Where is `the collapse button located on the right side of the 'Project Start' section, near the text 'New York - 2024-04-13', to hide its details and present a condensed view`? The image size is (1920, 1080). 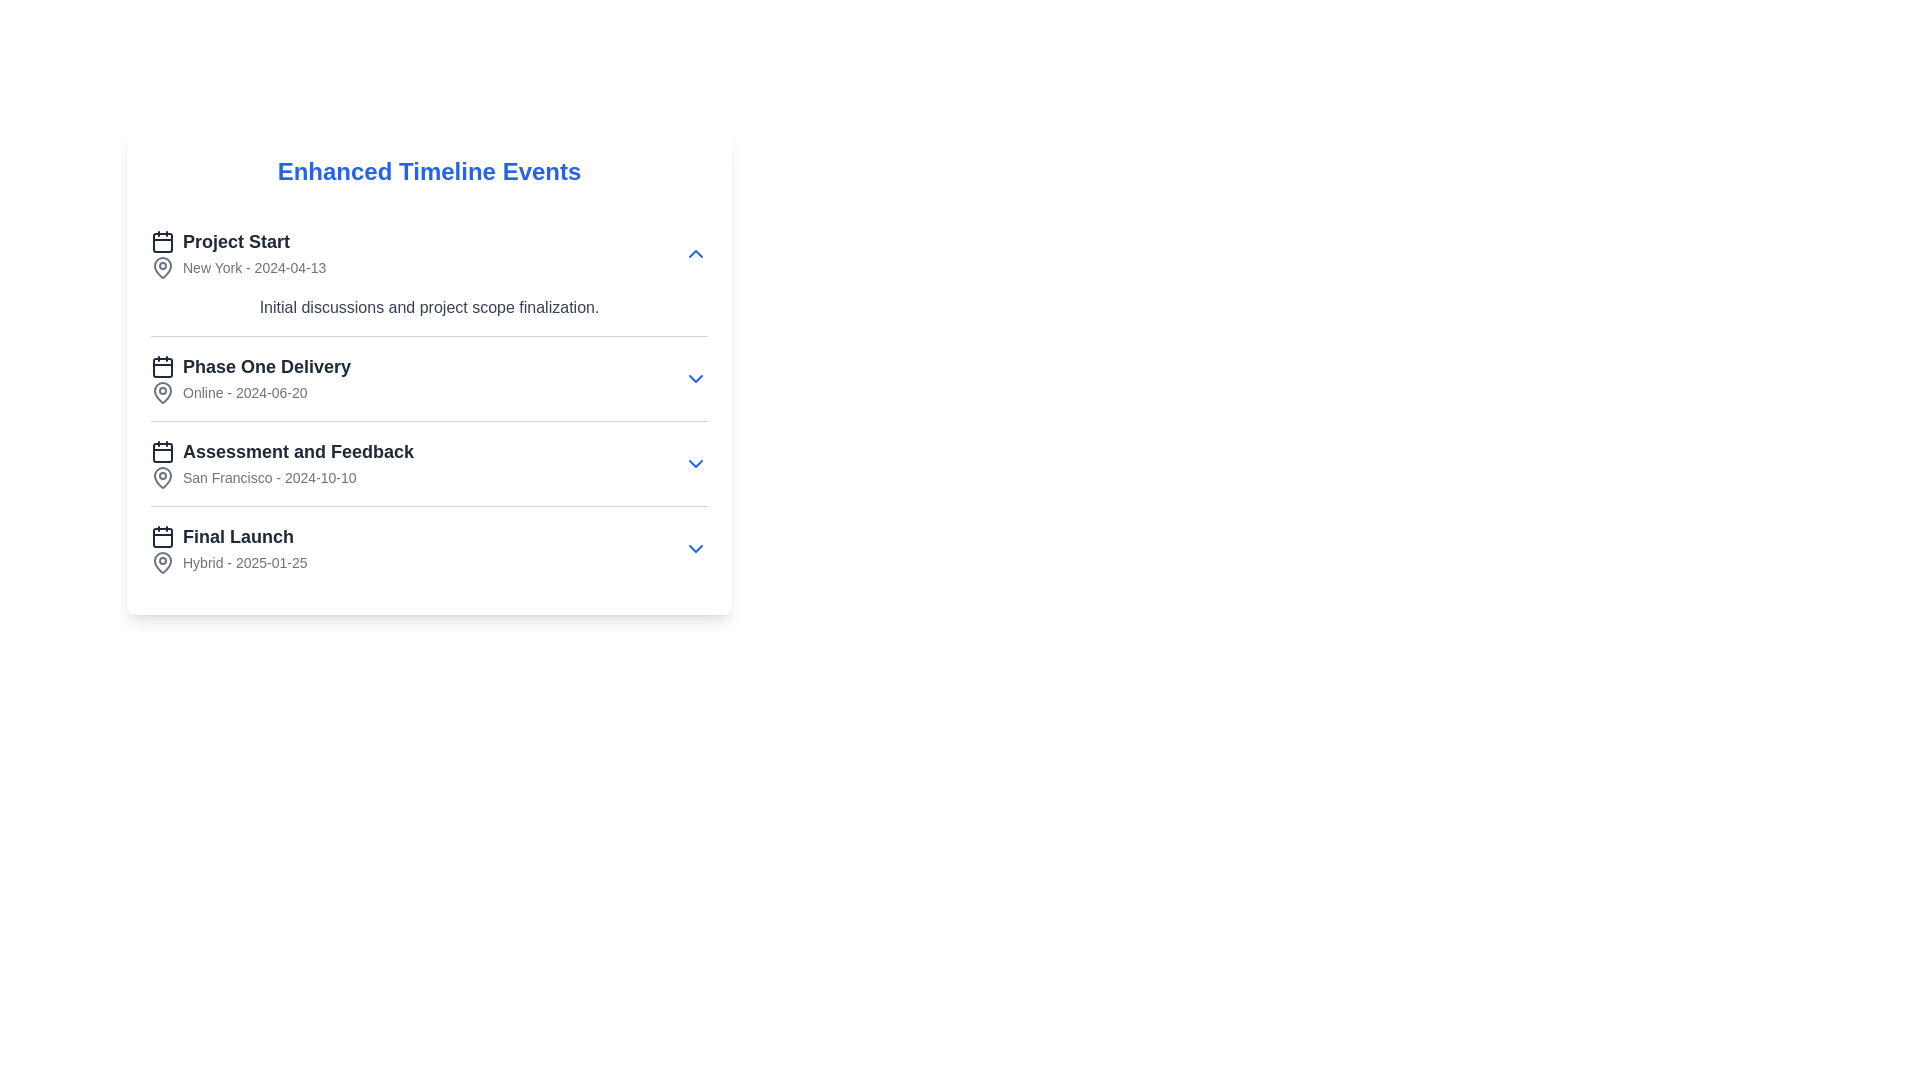 the collapse button located on the right side of the 'Project Start' section, near the text 'New York - 2024-04-13', to hide its details and present a condensed view is located at coordinates (696, 253).